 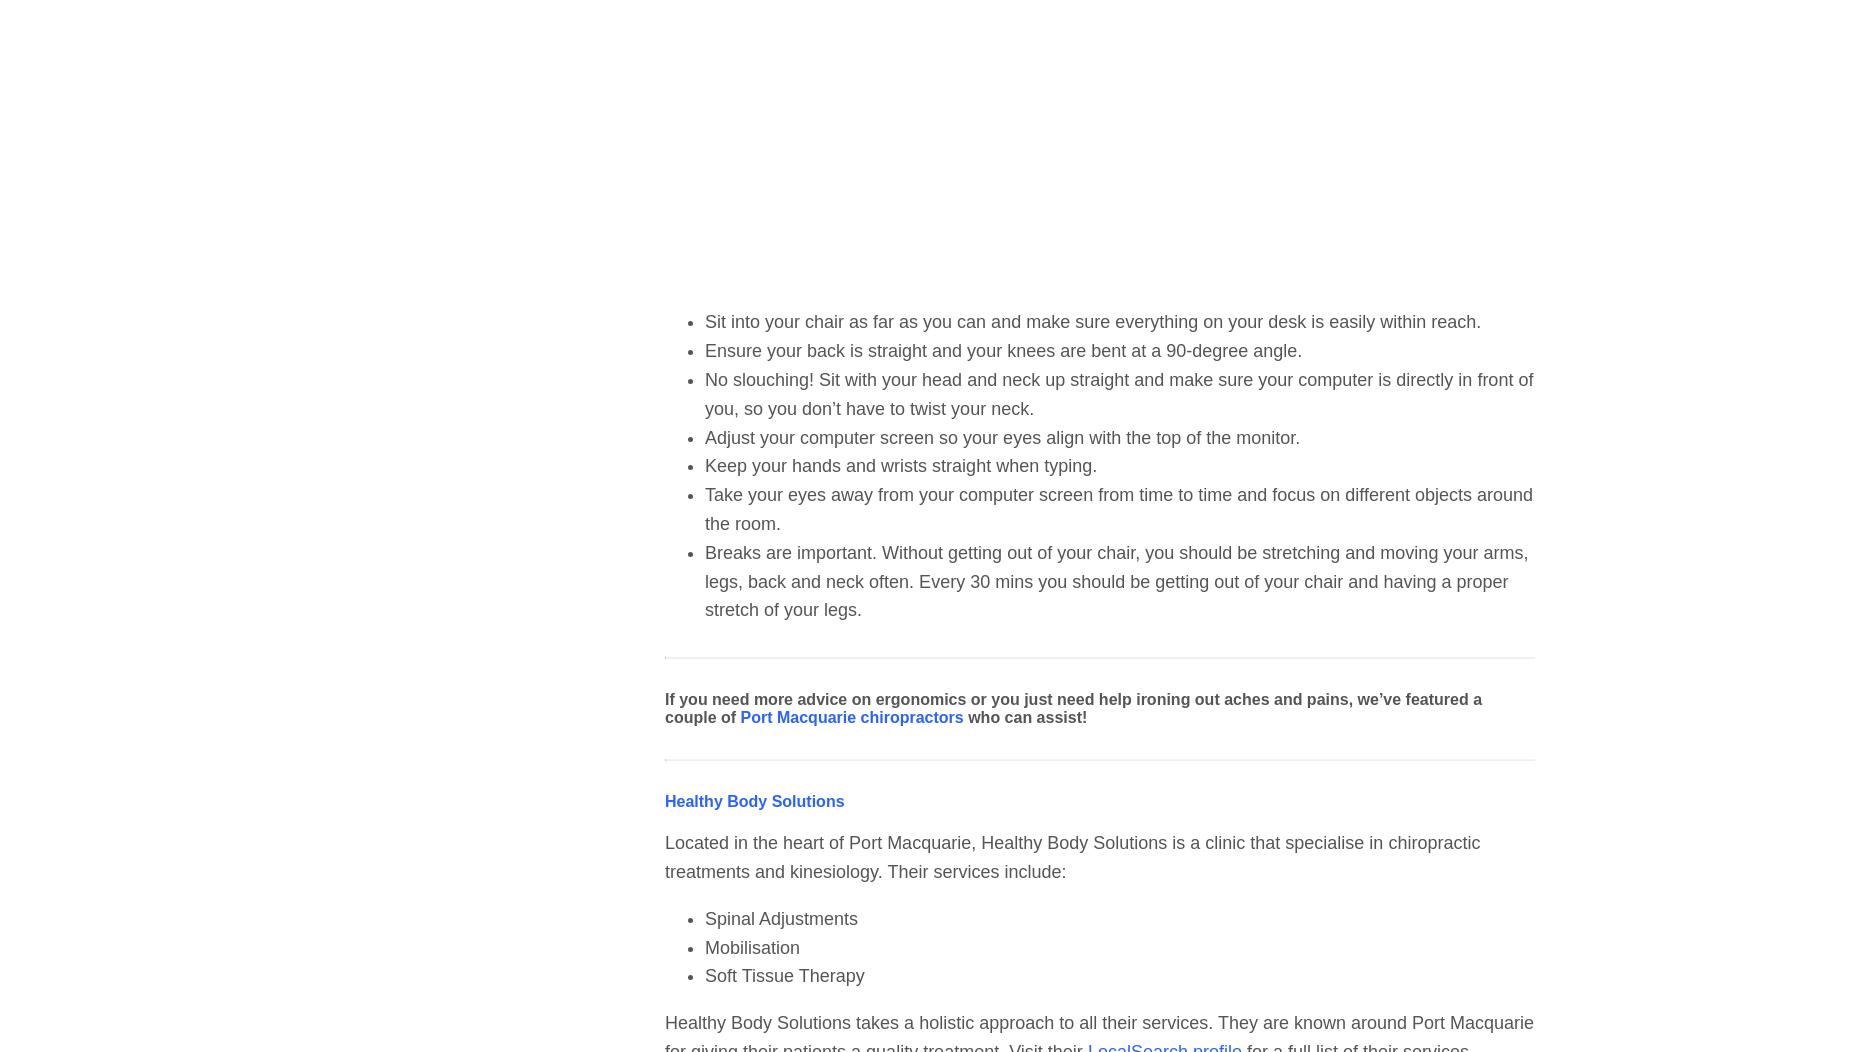 I want to click on 'Take your eyes away from your computer screen from time to time and focus on different objects around the room.', so click(x=1117, y=508).